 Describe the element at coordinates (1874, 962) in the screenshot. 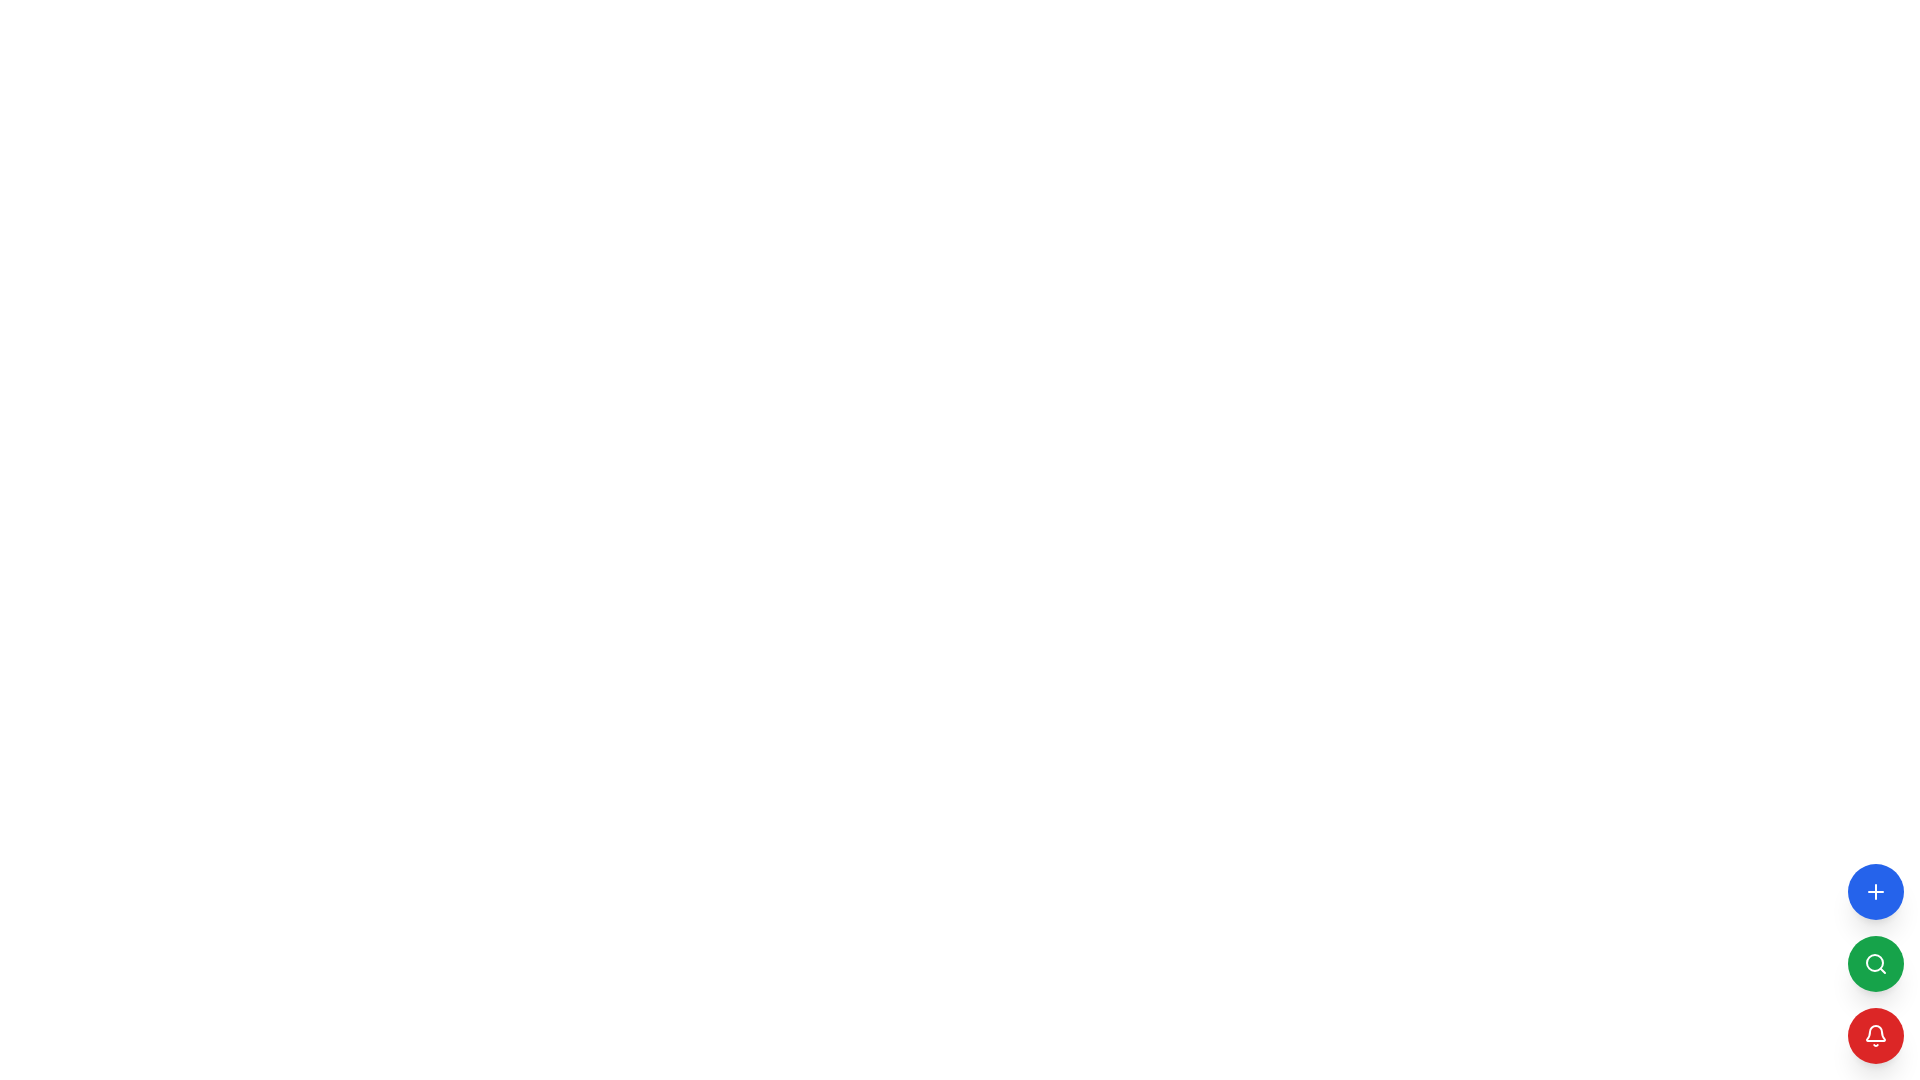

I see `the circular SVG element representing the lens of a magnifying glass icon located on the middle-right side of the interface` at that location.